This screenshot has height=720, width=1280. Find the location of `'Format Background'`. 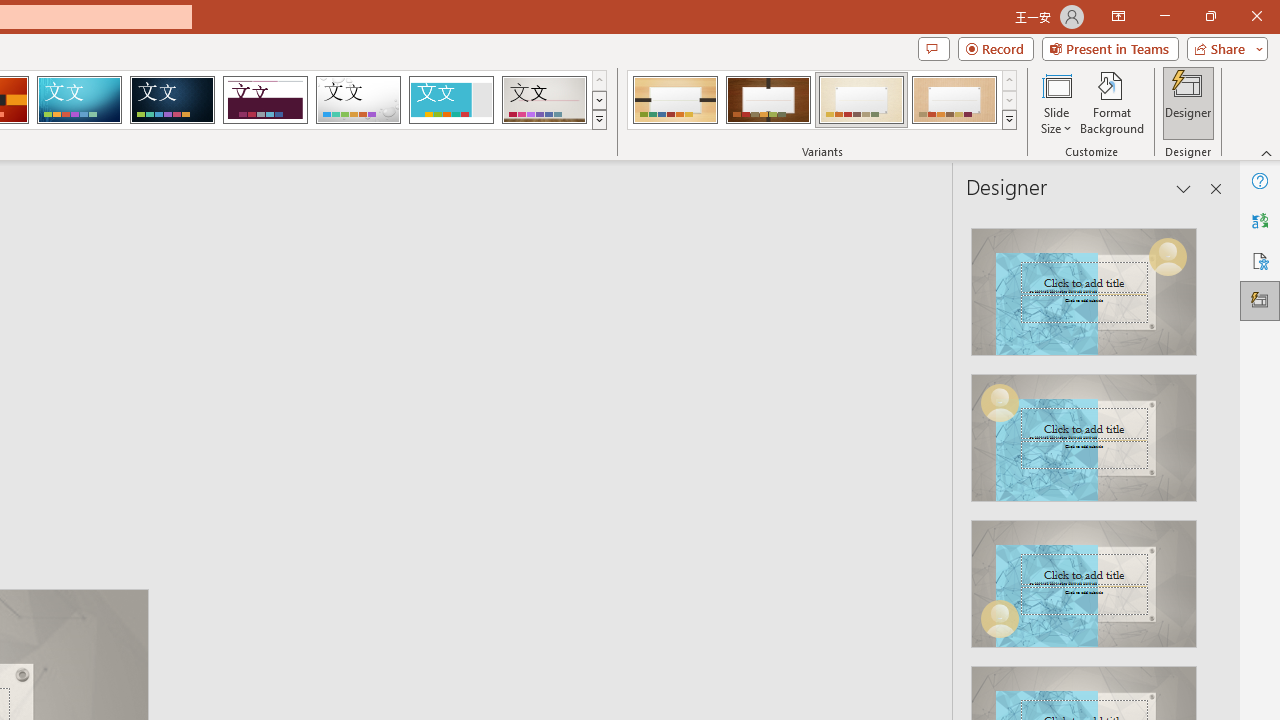

'Format Background' is located at coordinates (1111, 103).